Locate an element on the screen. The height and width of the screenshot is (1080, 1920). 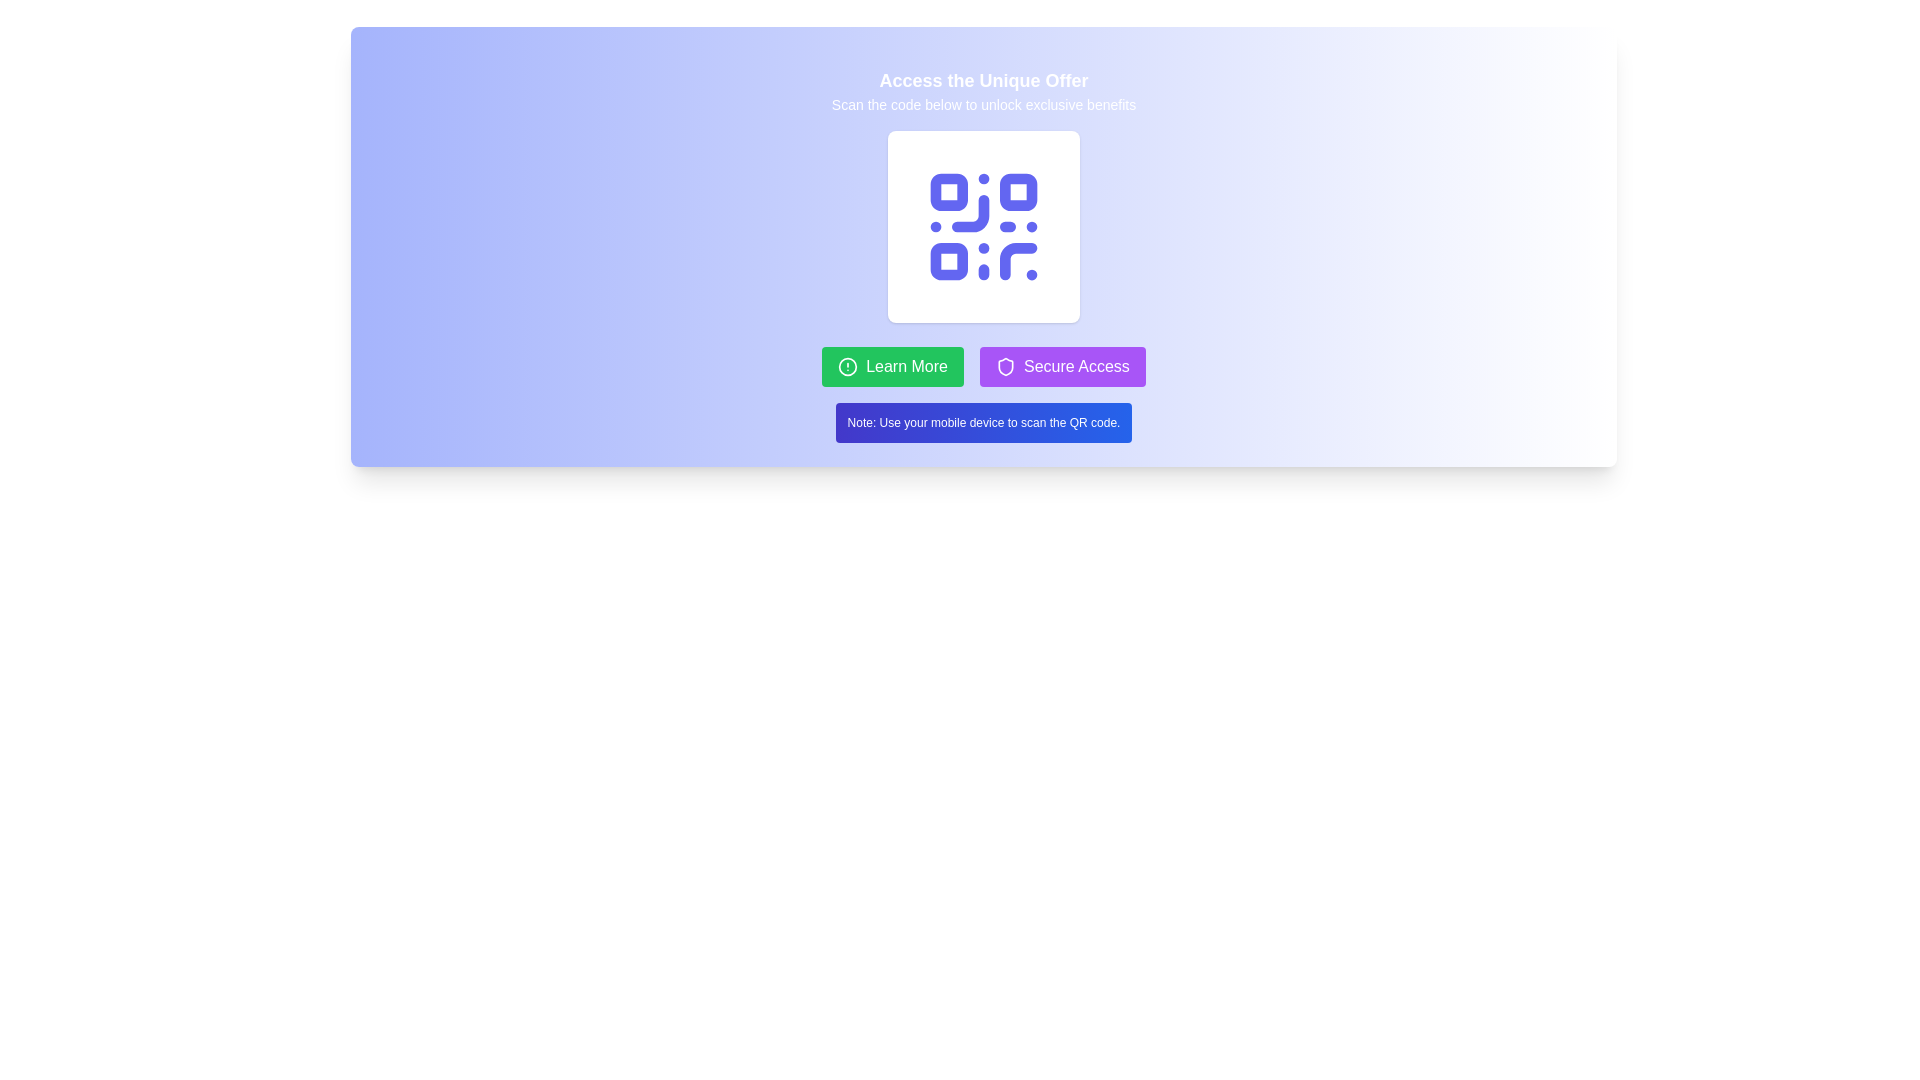
the shield-shaped icon with a purple fill and a white outline, which is located to the left of the text 'Secure Access' in the corresponding button is located at coordinates (1006, 366).